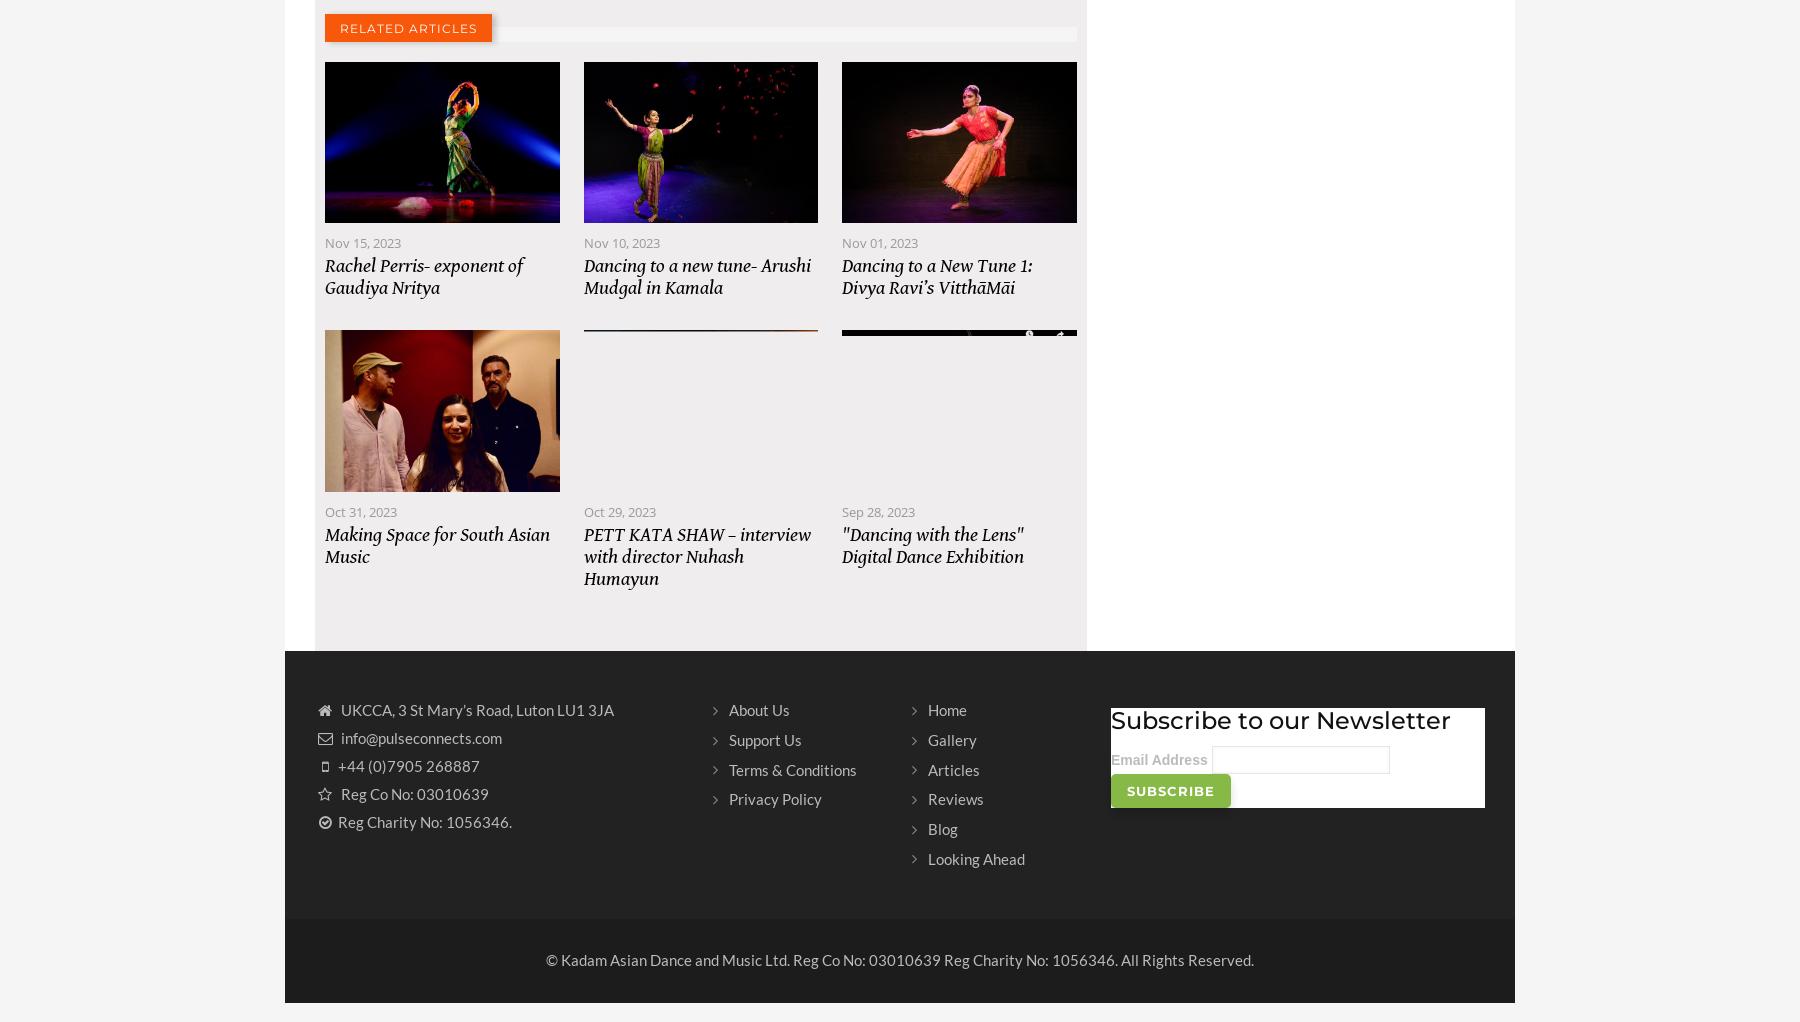 The width and height of the screenshot is (1800, 1022). Describe the element at coordinates (621, 262) in the screenshot. I see `'Nov 10, 2023'` at that location.